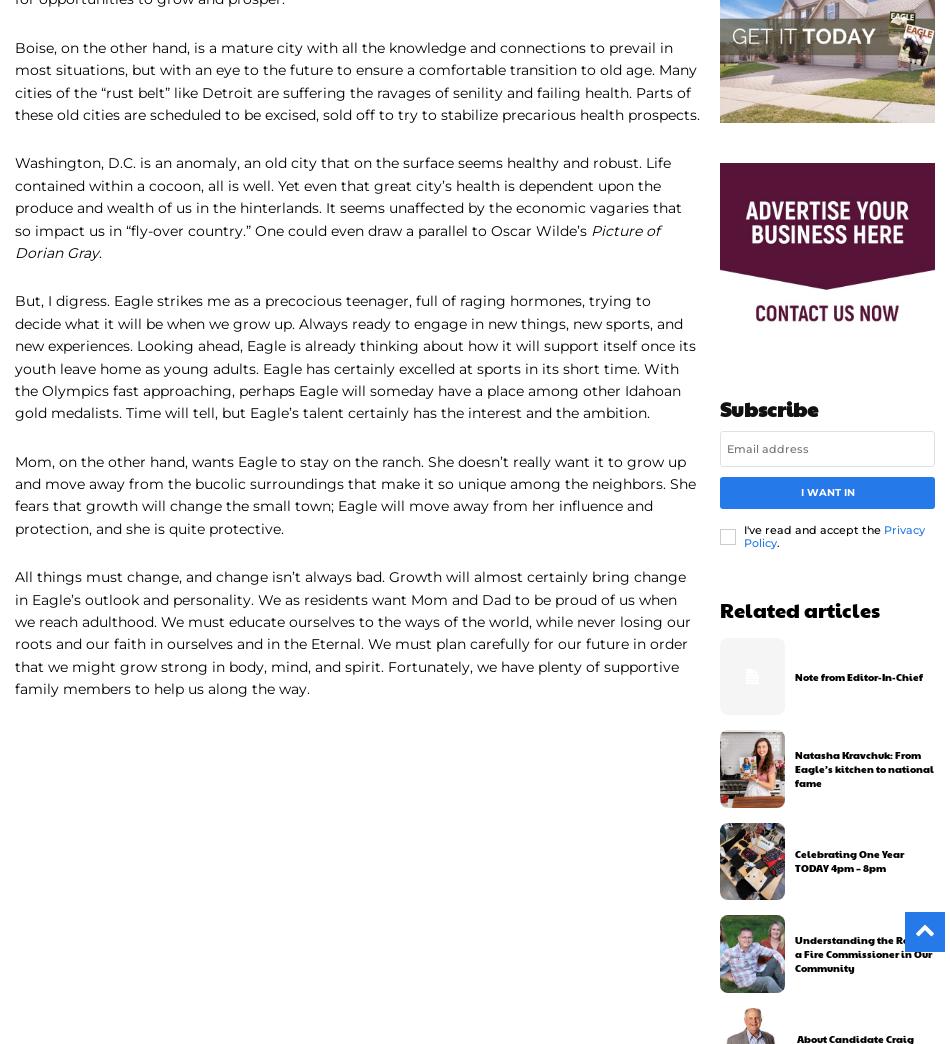 This screenshot has width=950, height=1044. What do you see at coordinates (719, 406) in the screenshot?
I see `'Subscribe'` at bounding box center [719, 406].